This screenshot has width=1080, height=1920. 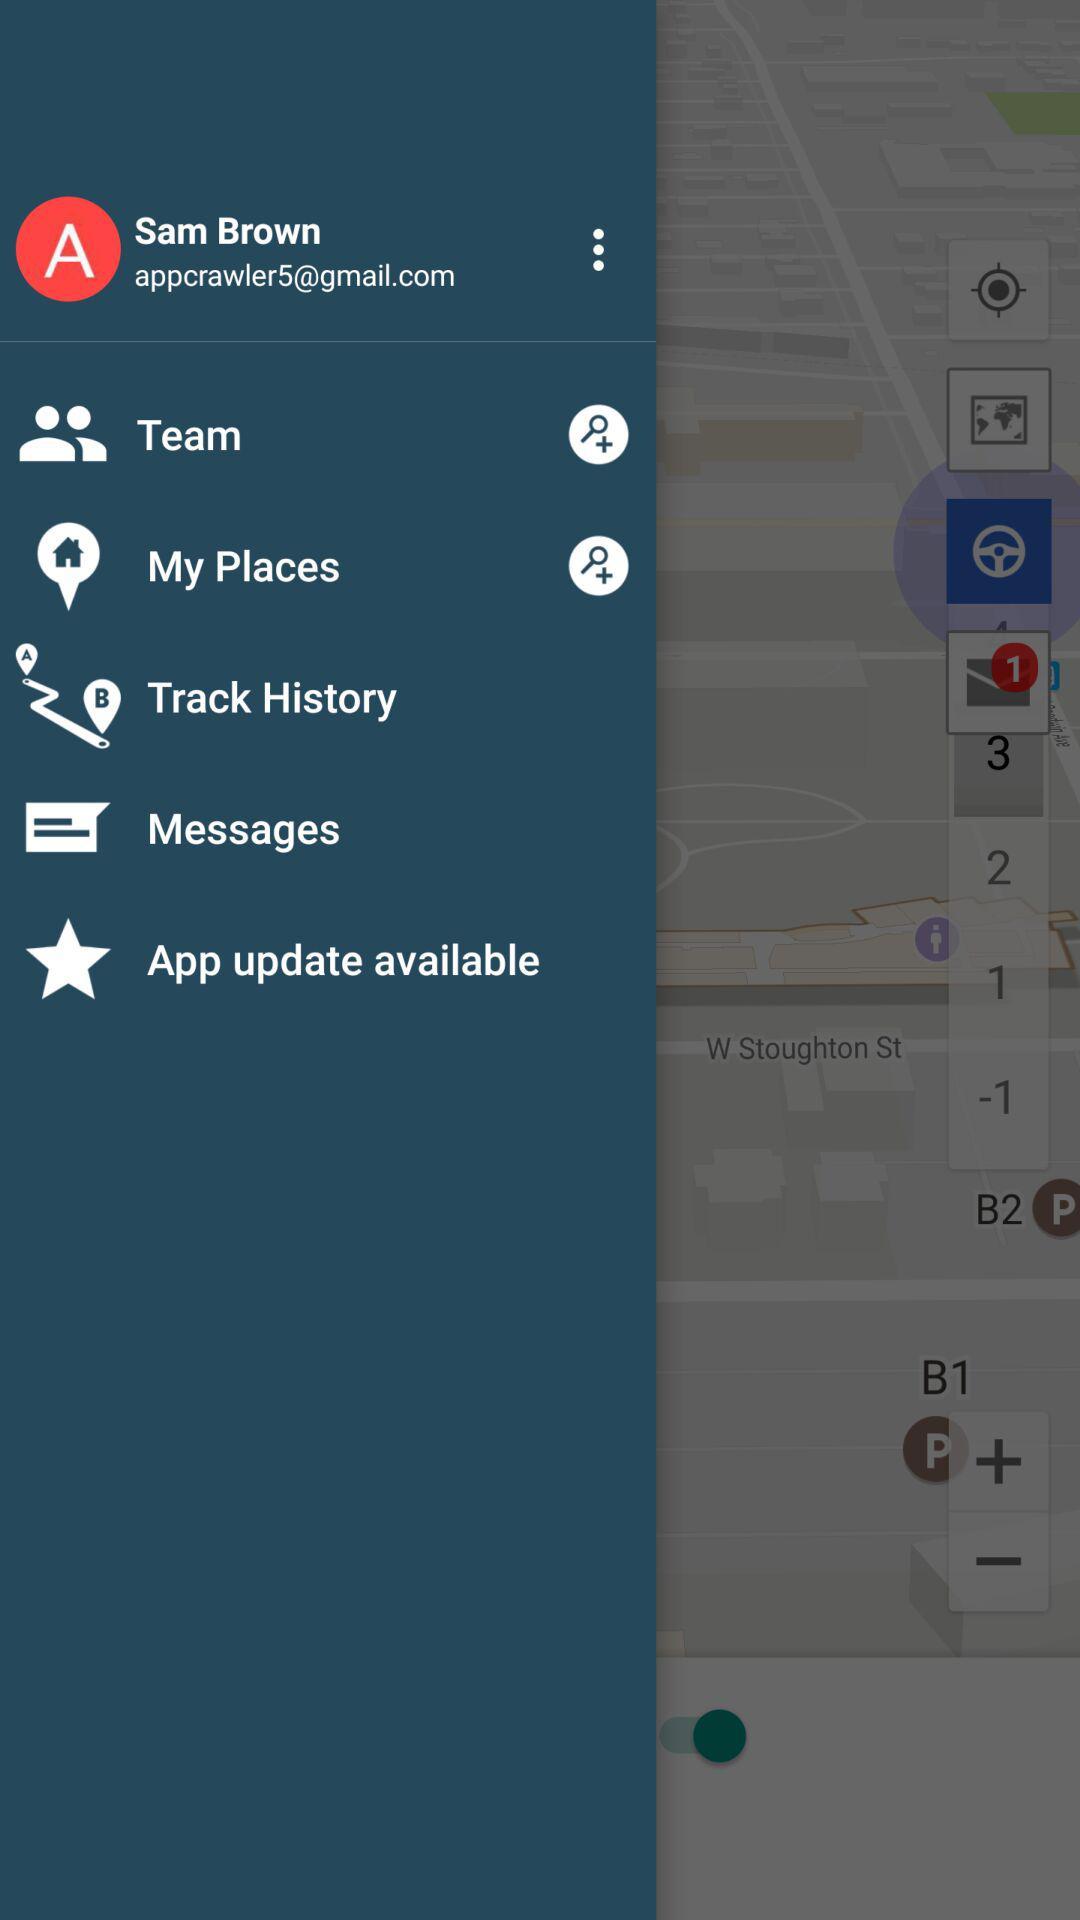 What do you see at coordinates (998, 290) in the screenshot?
I see `the location_crosshair icon` at bounding box center [998, 290].